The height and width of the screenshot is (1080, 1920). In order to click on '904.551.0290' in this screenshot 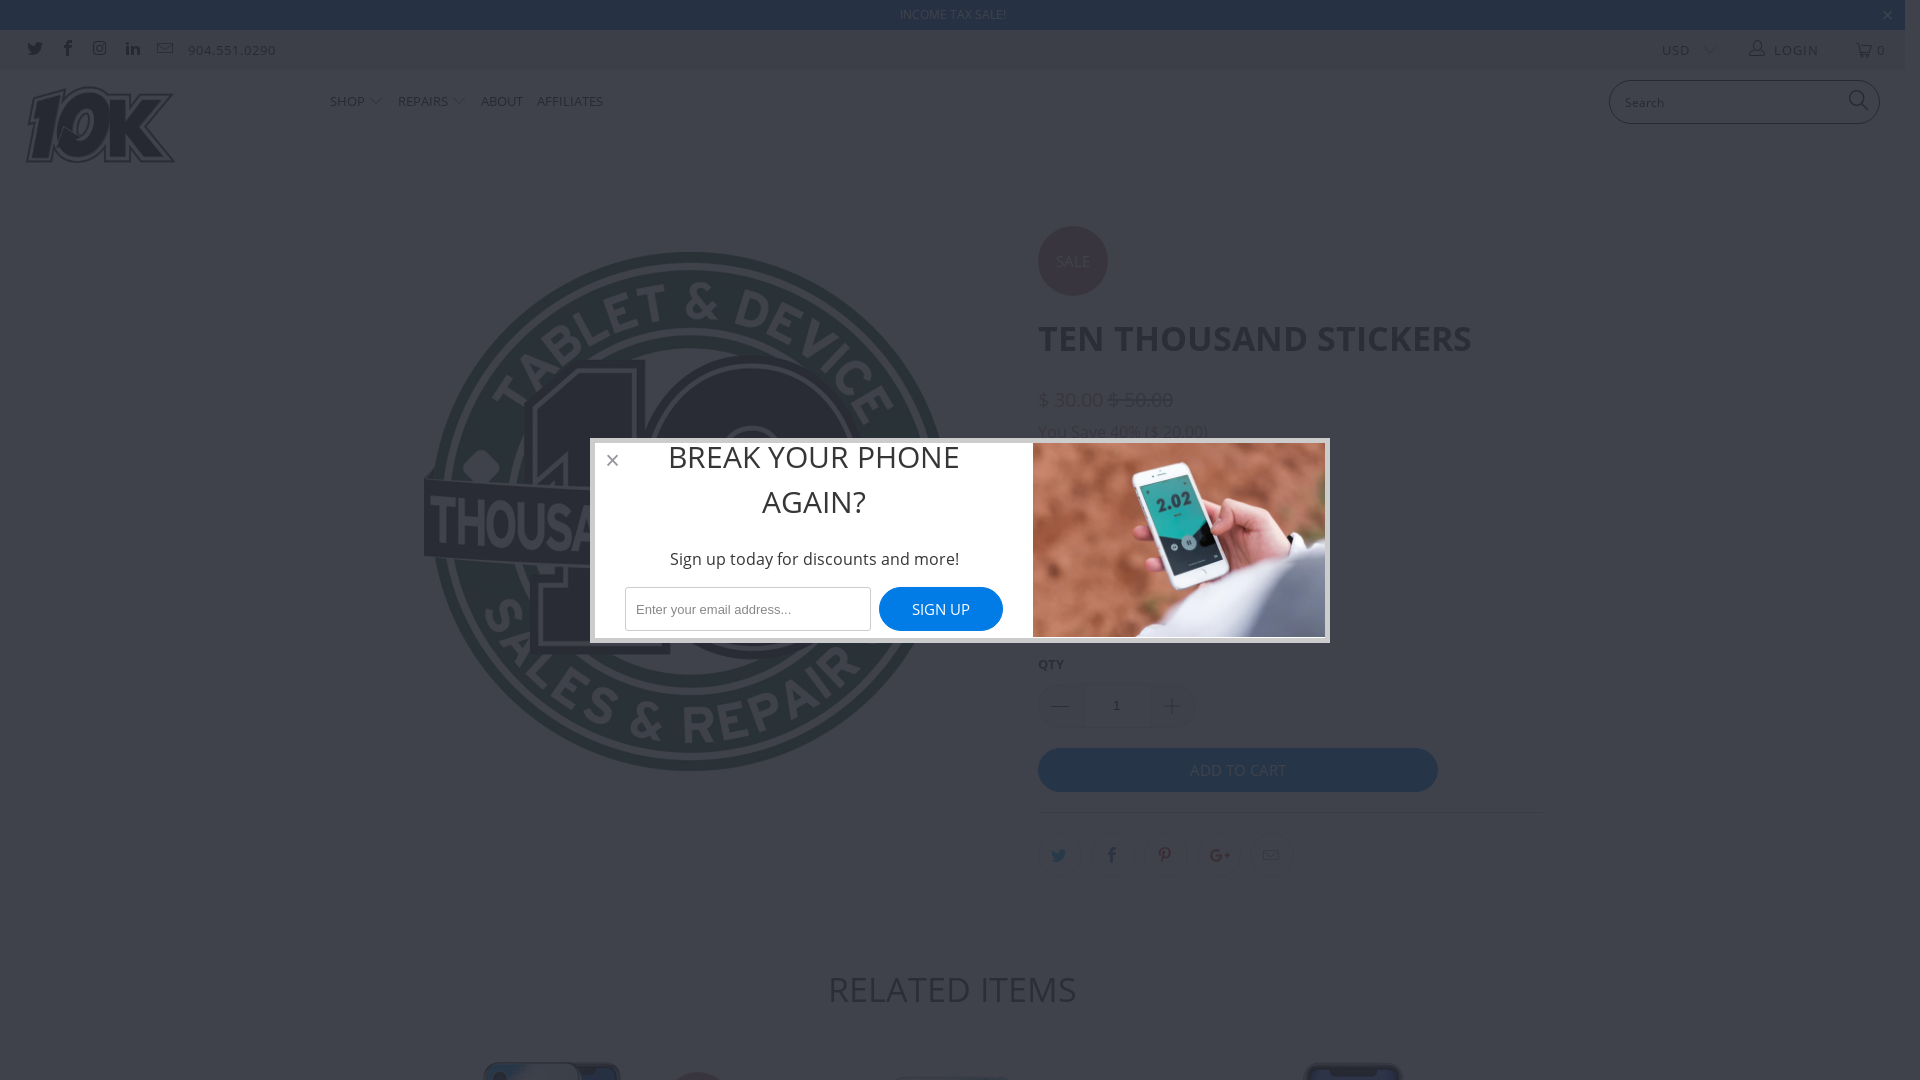, I will do `click(231, 49)`.